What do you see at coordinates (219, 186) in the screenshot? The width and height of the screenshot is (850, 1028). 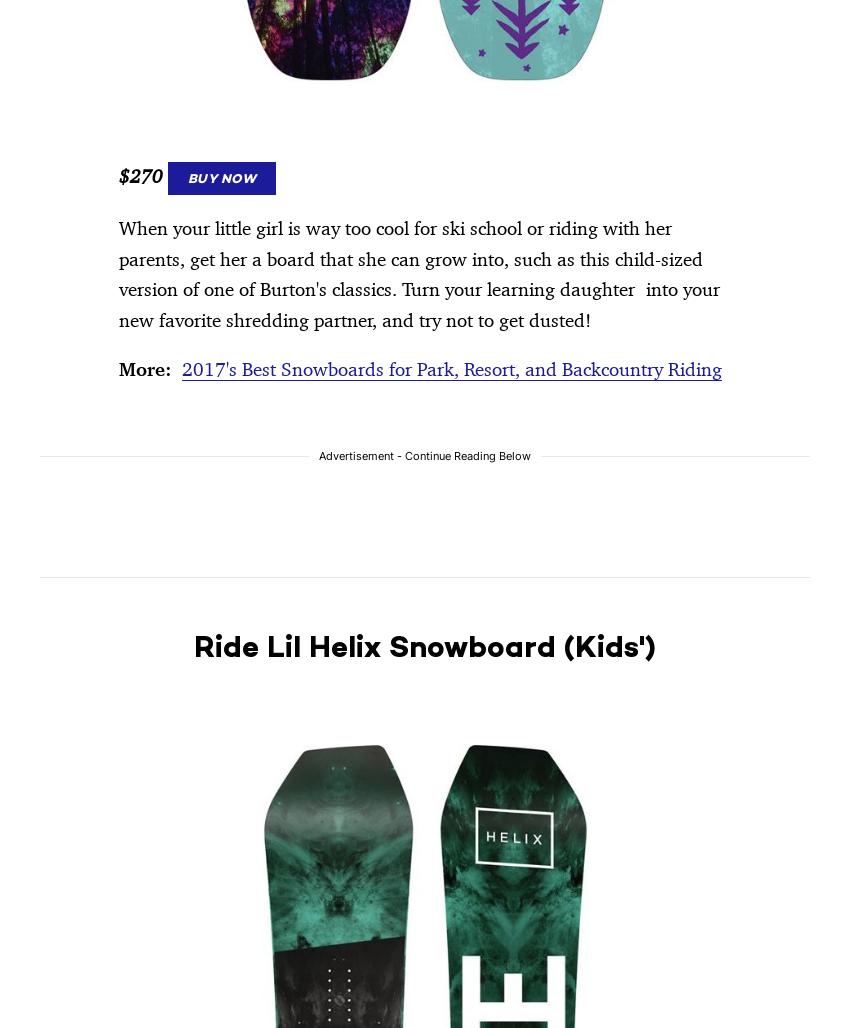 I see `'©2023 Hearst Magazine Media, Inc. All Rights Reserved.'` at bounding box center [219, 186].